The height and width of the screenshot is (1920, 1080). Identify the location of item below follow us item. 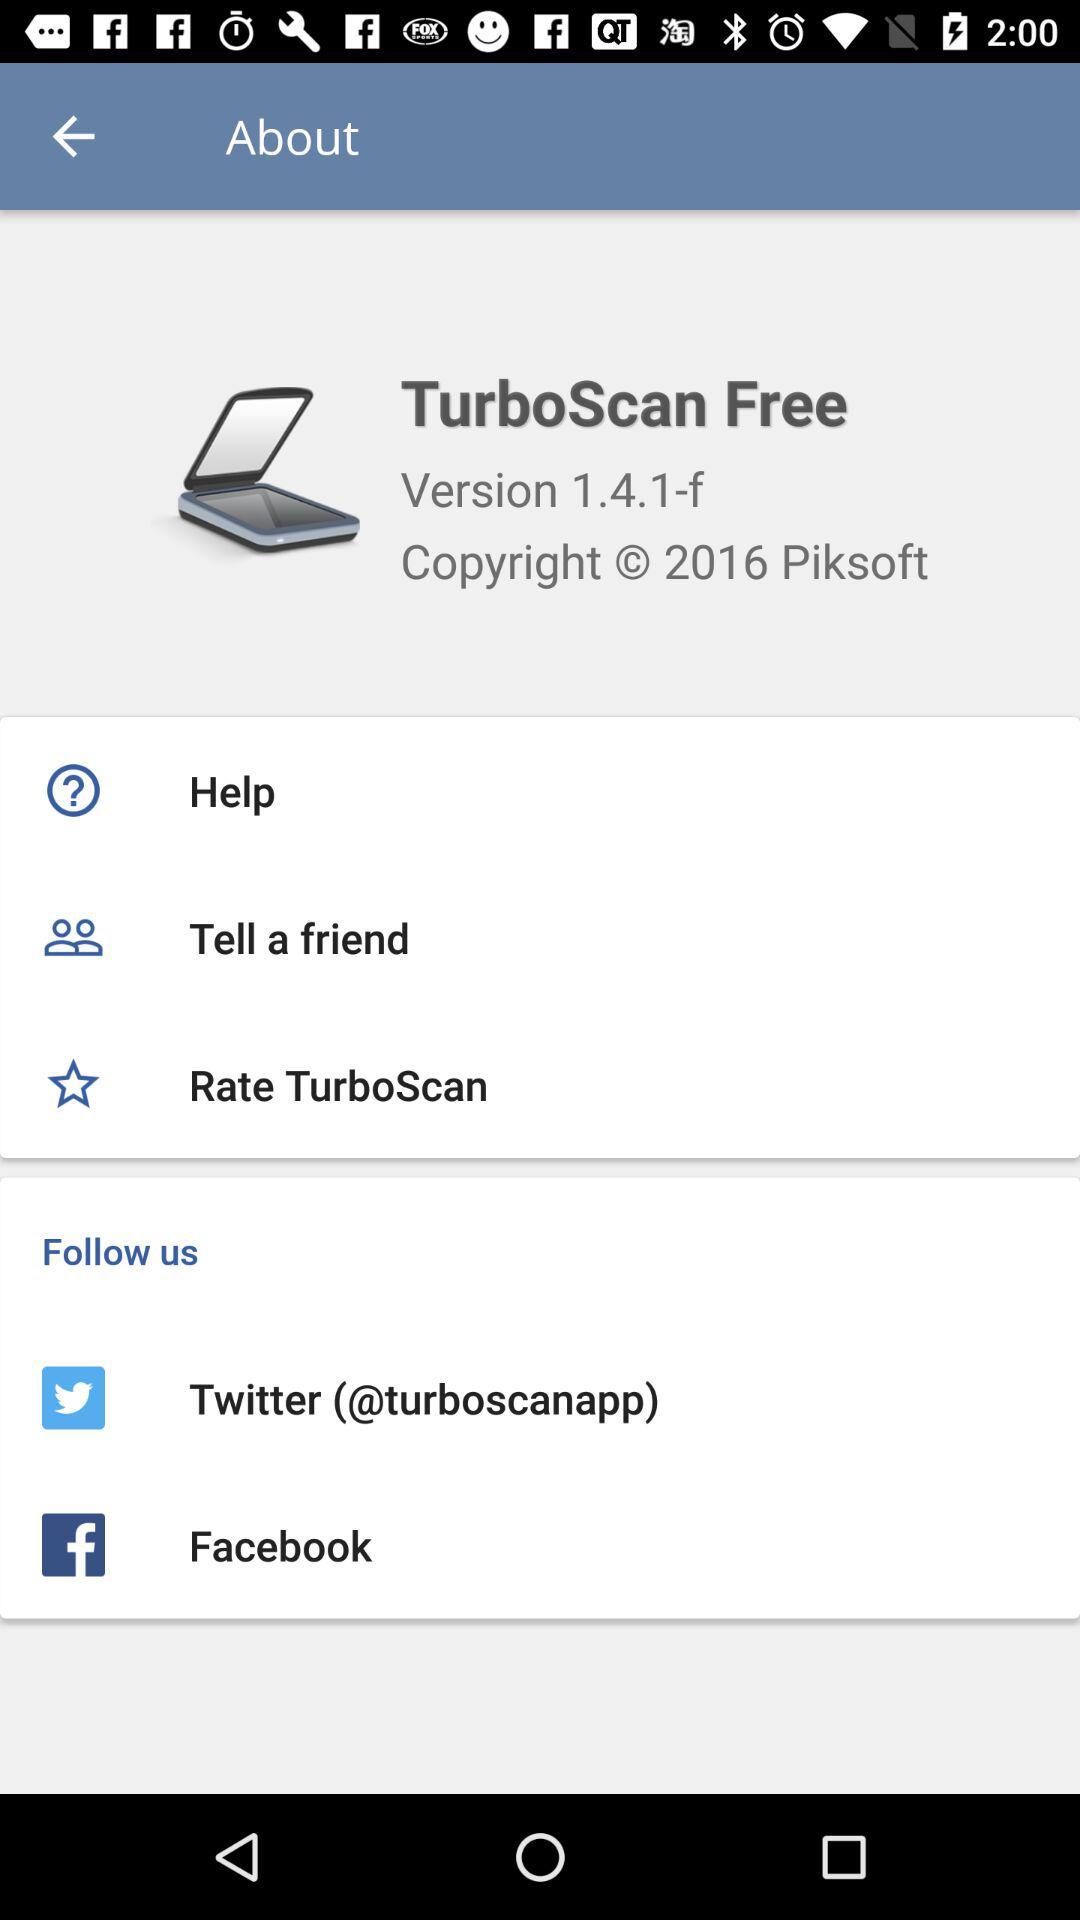
(540, 1396).